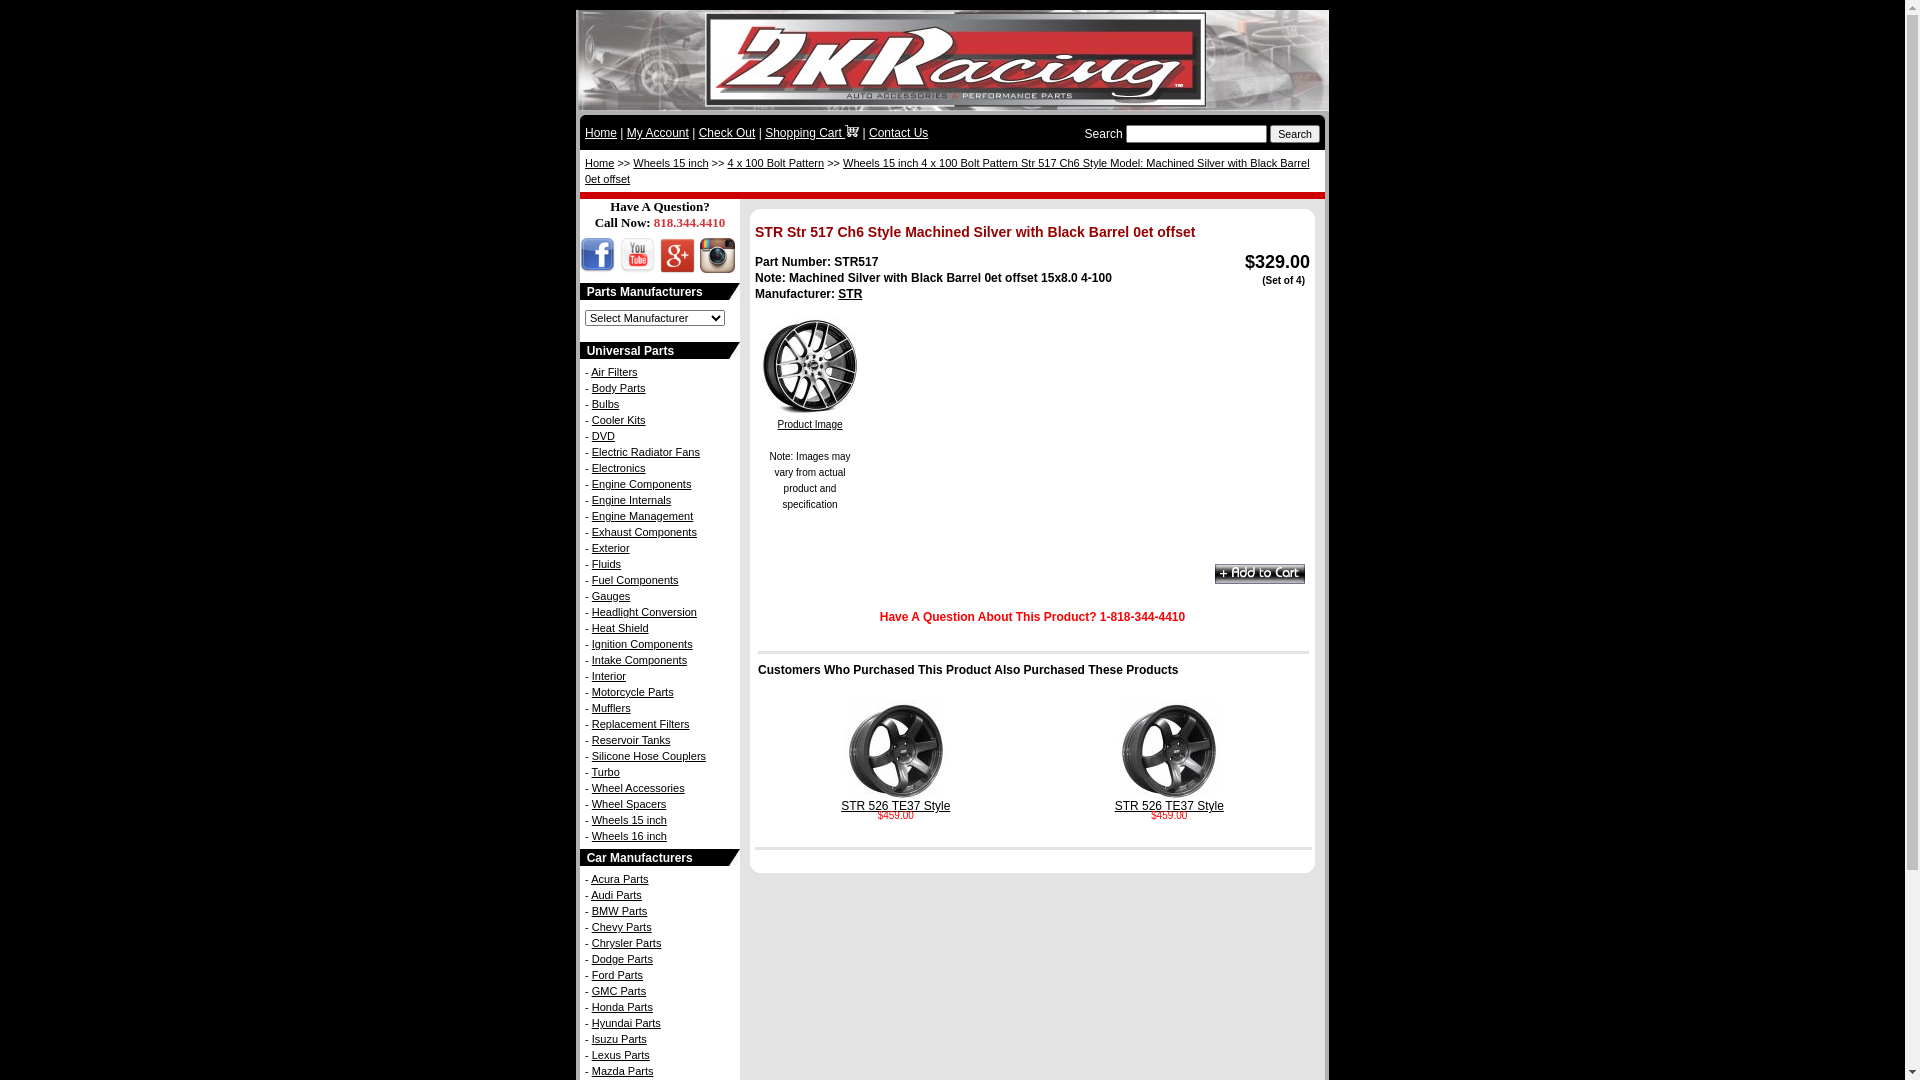 This screenshot has height=1080, width=1920. I want to click on 'Isuzu Parts', so click(618, 1037).